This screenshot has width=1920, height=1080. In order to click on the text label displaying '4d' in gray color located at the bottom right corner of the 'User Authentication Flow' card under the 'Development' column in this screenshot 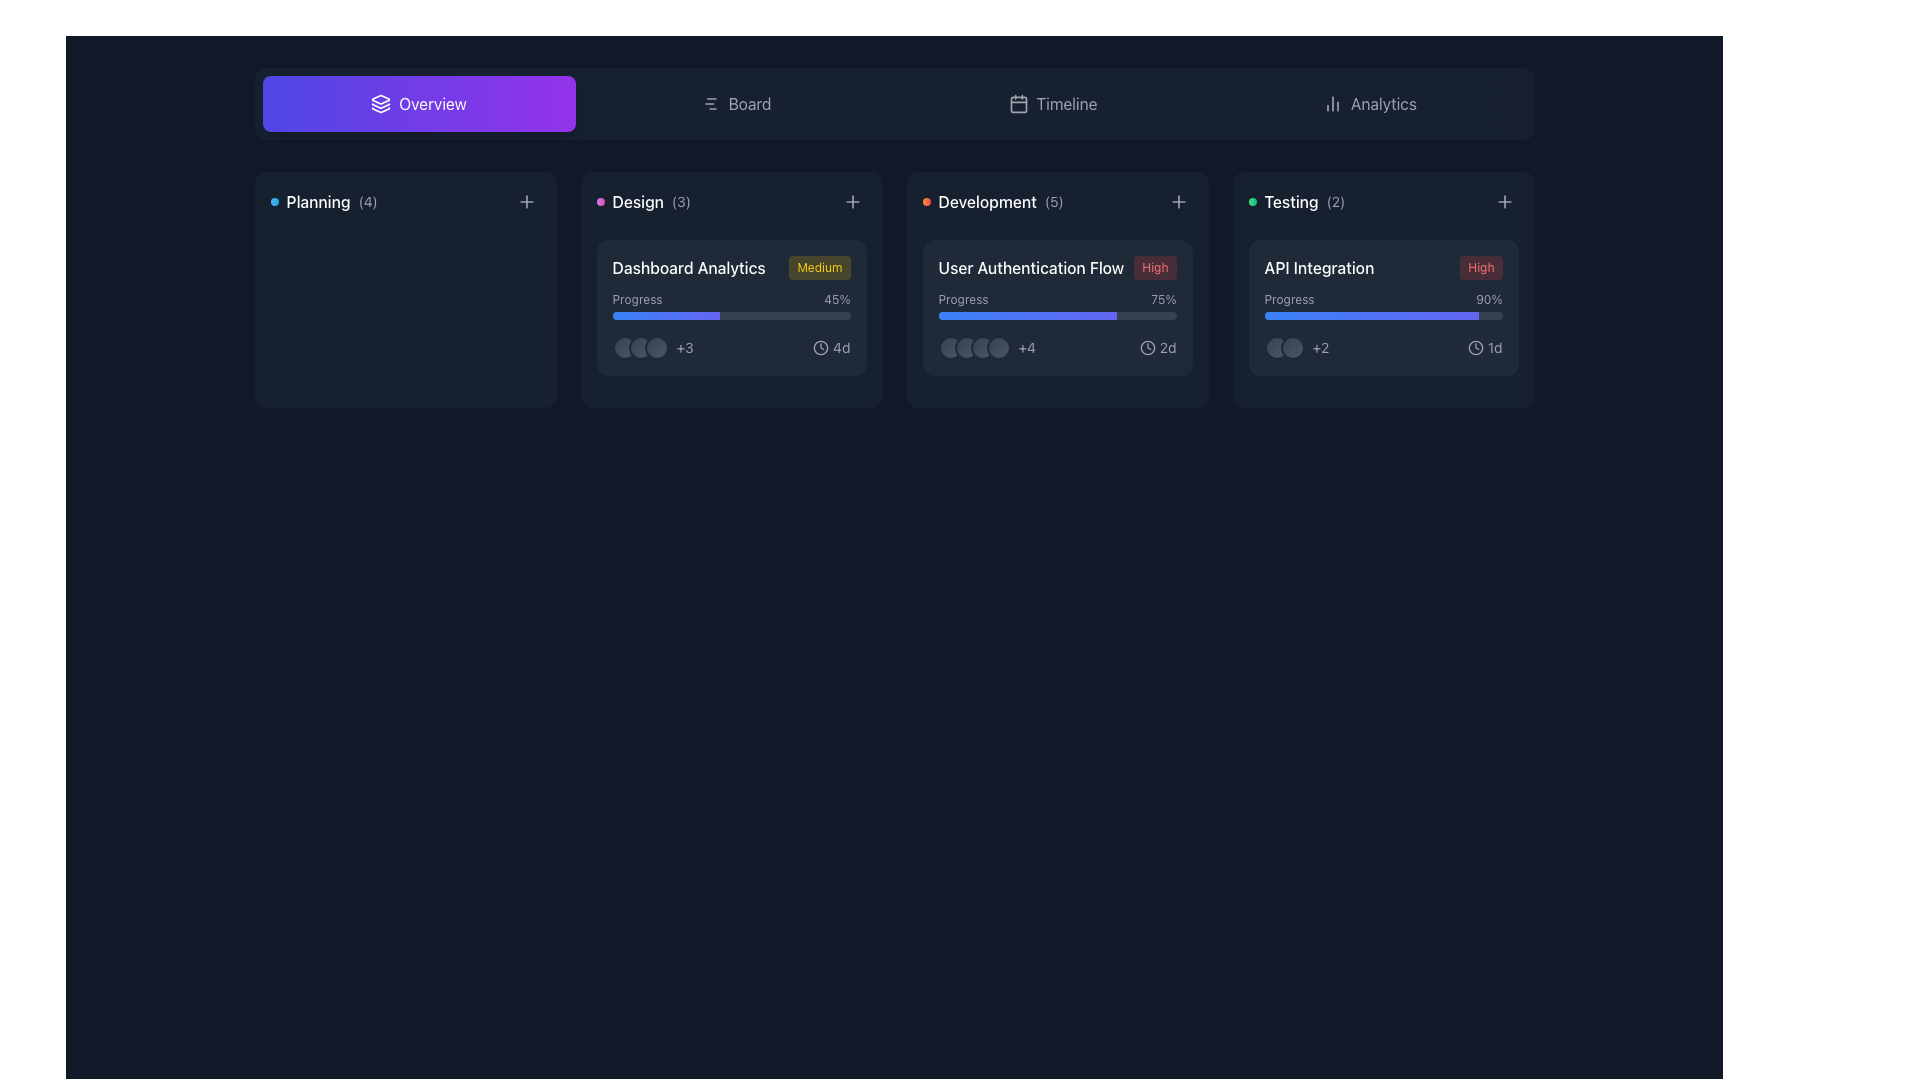, I will do `click(841, 346)`.